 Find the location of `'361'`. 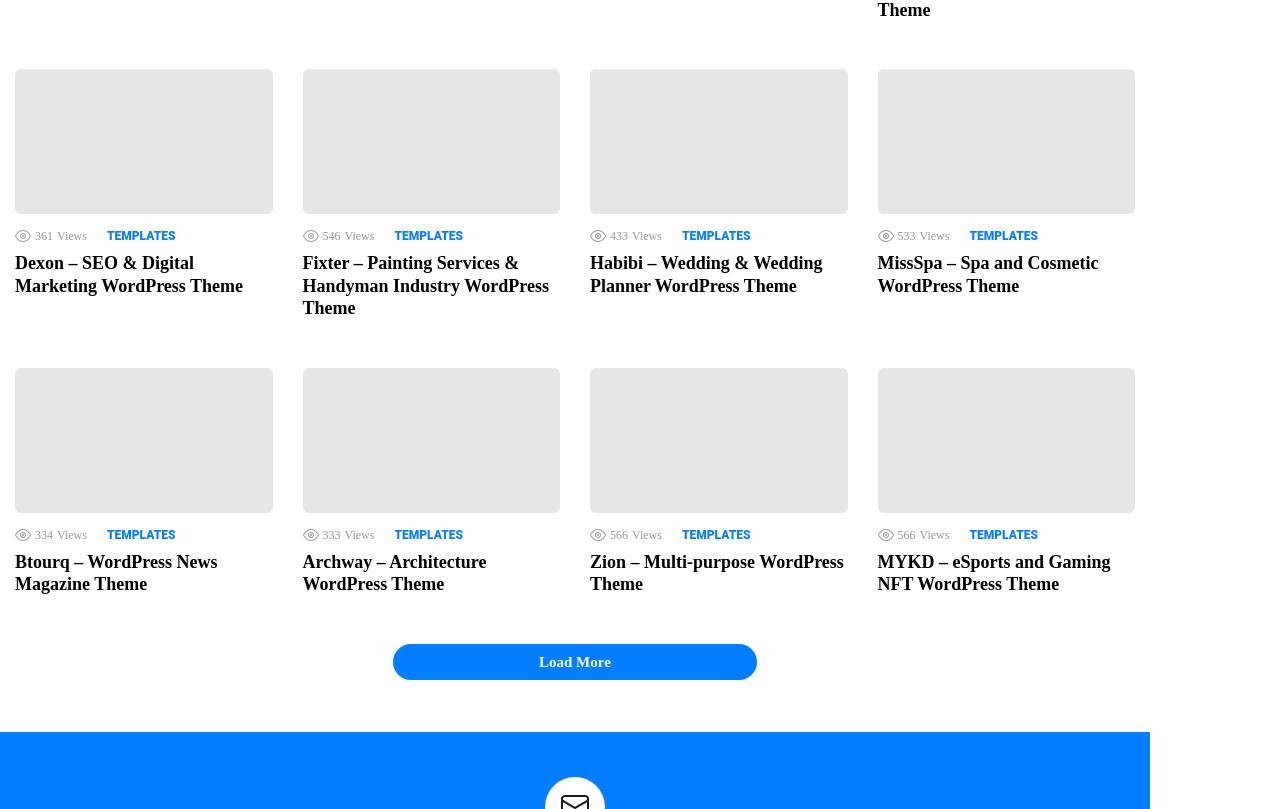

'361' is located at coordinates (43, 234).